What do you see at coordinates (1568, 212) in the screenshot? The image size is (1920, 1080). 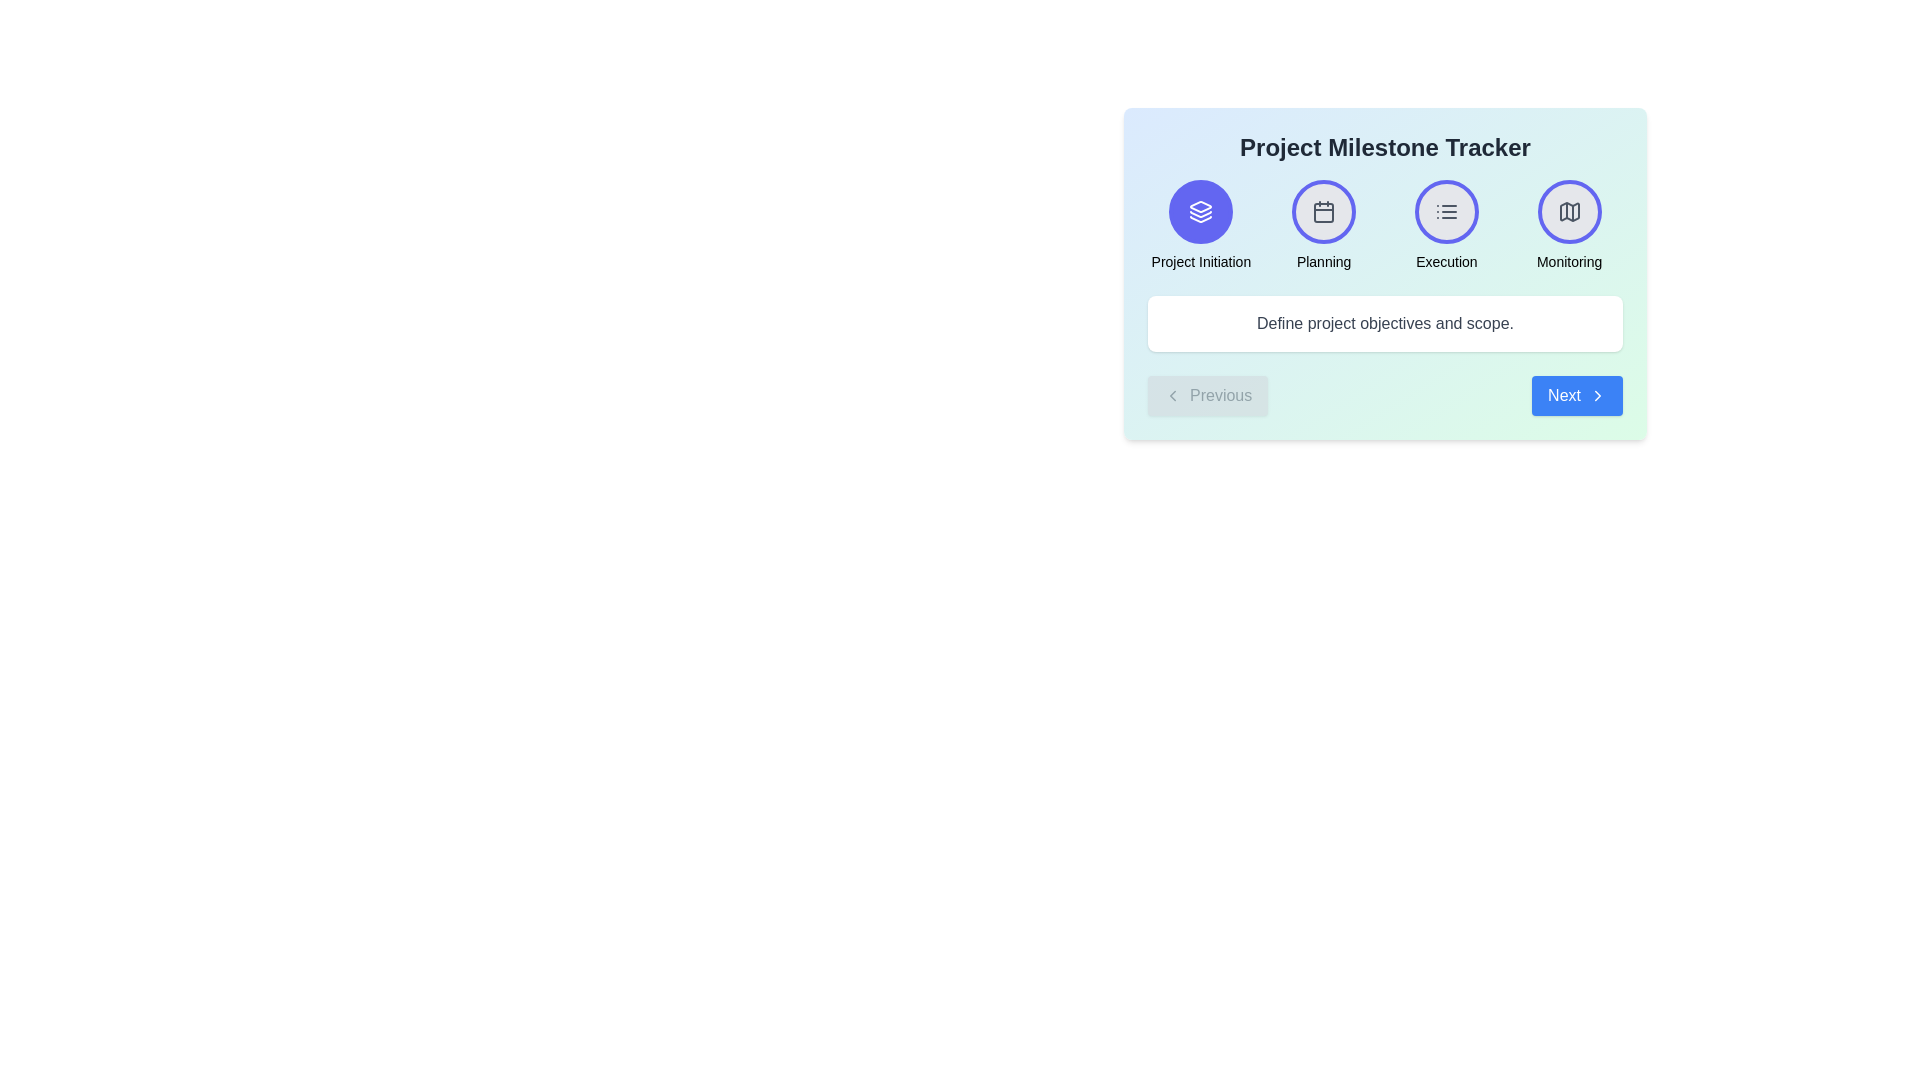 I see `the 'Monitoring' phase icon in the Project Milestone Tracker, which is the fourth circular icon from the left at the top of the interface` at bounding box center [1568, 212].